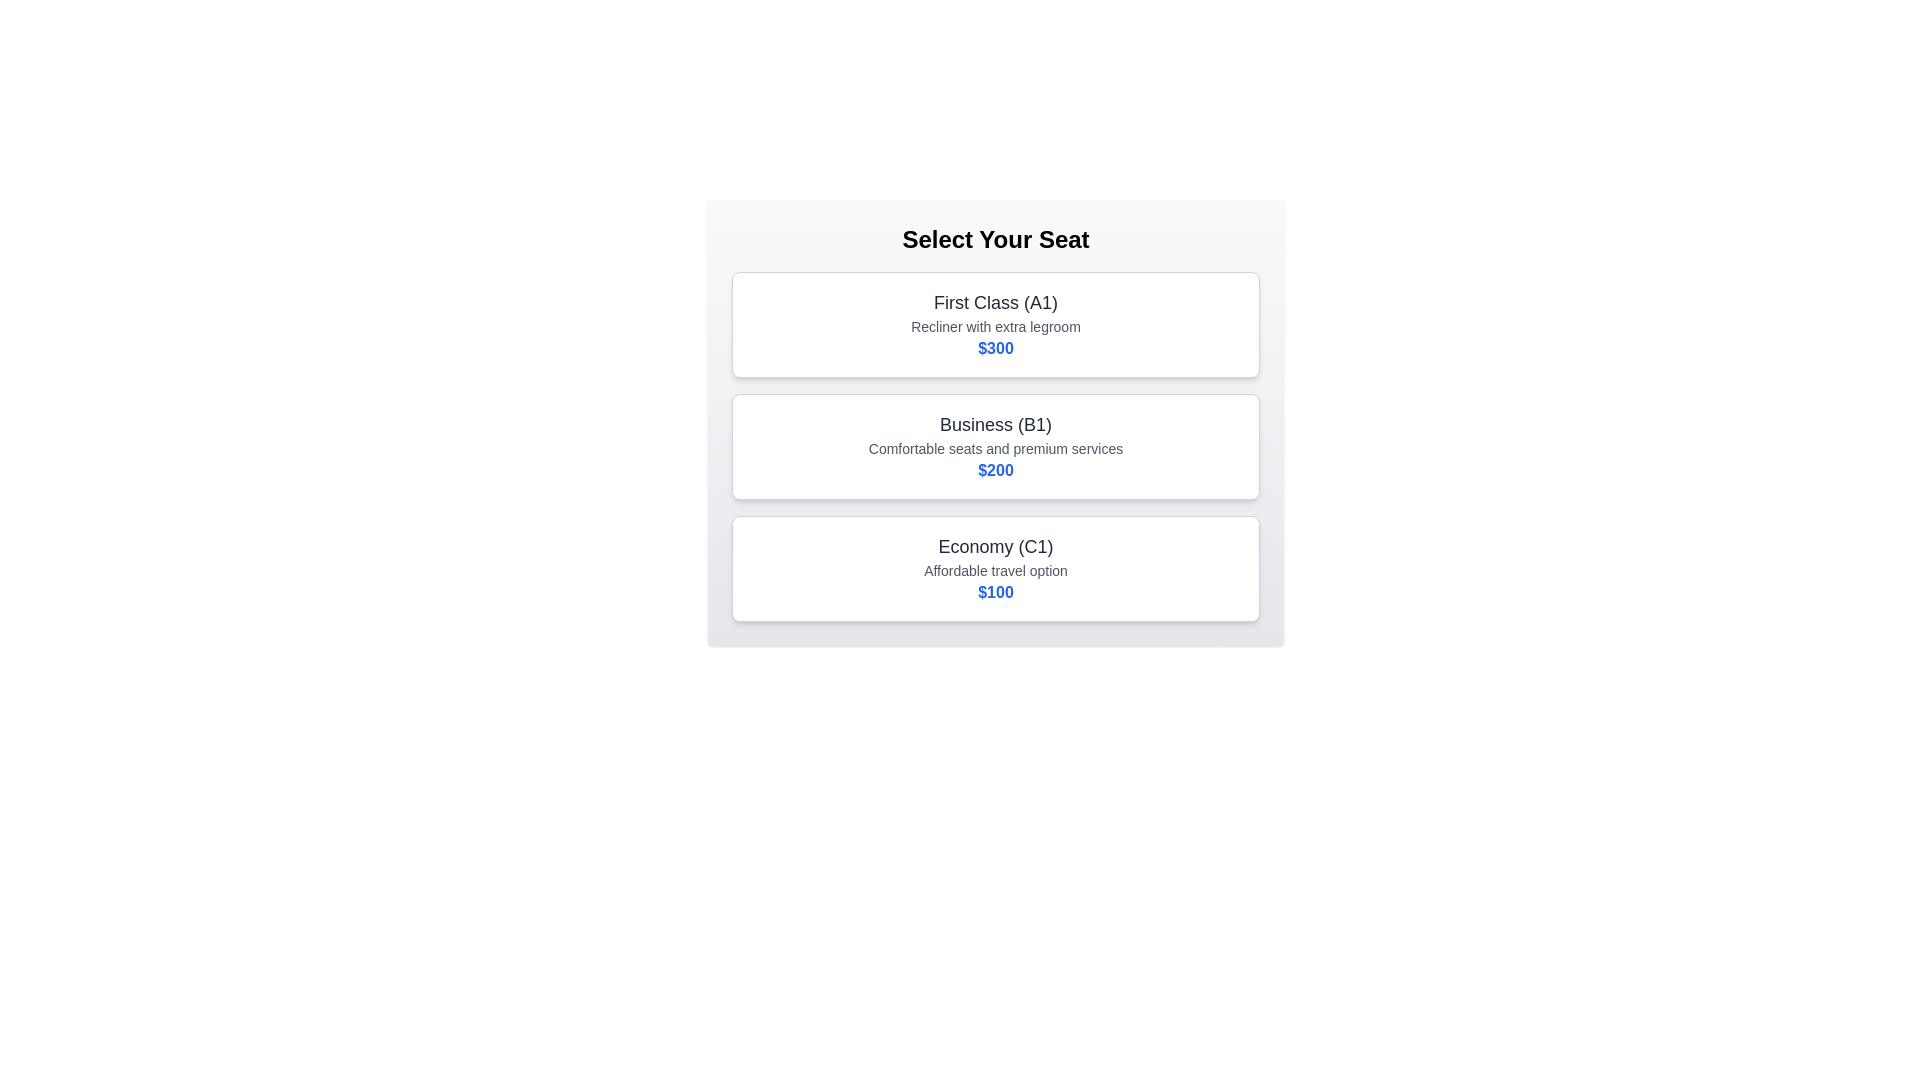  I want to click on the Button-like card at the top of the vertical stack, so click(996, 323).